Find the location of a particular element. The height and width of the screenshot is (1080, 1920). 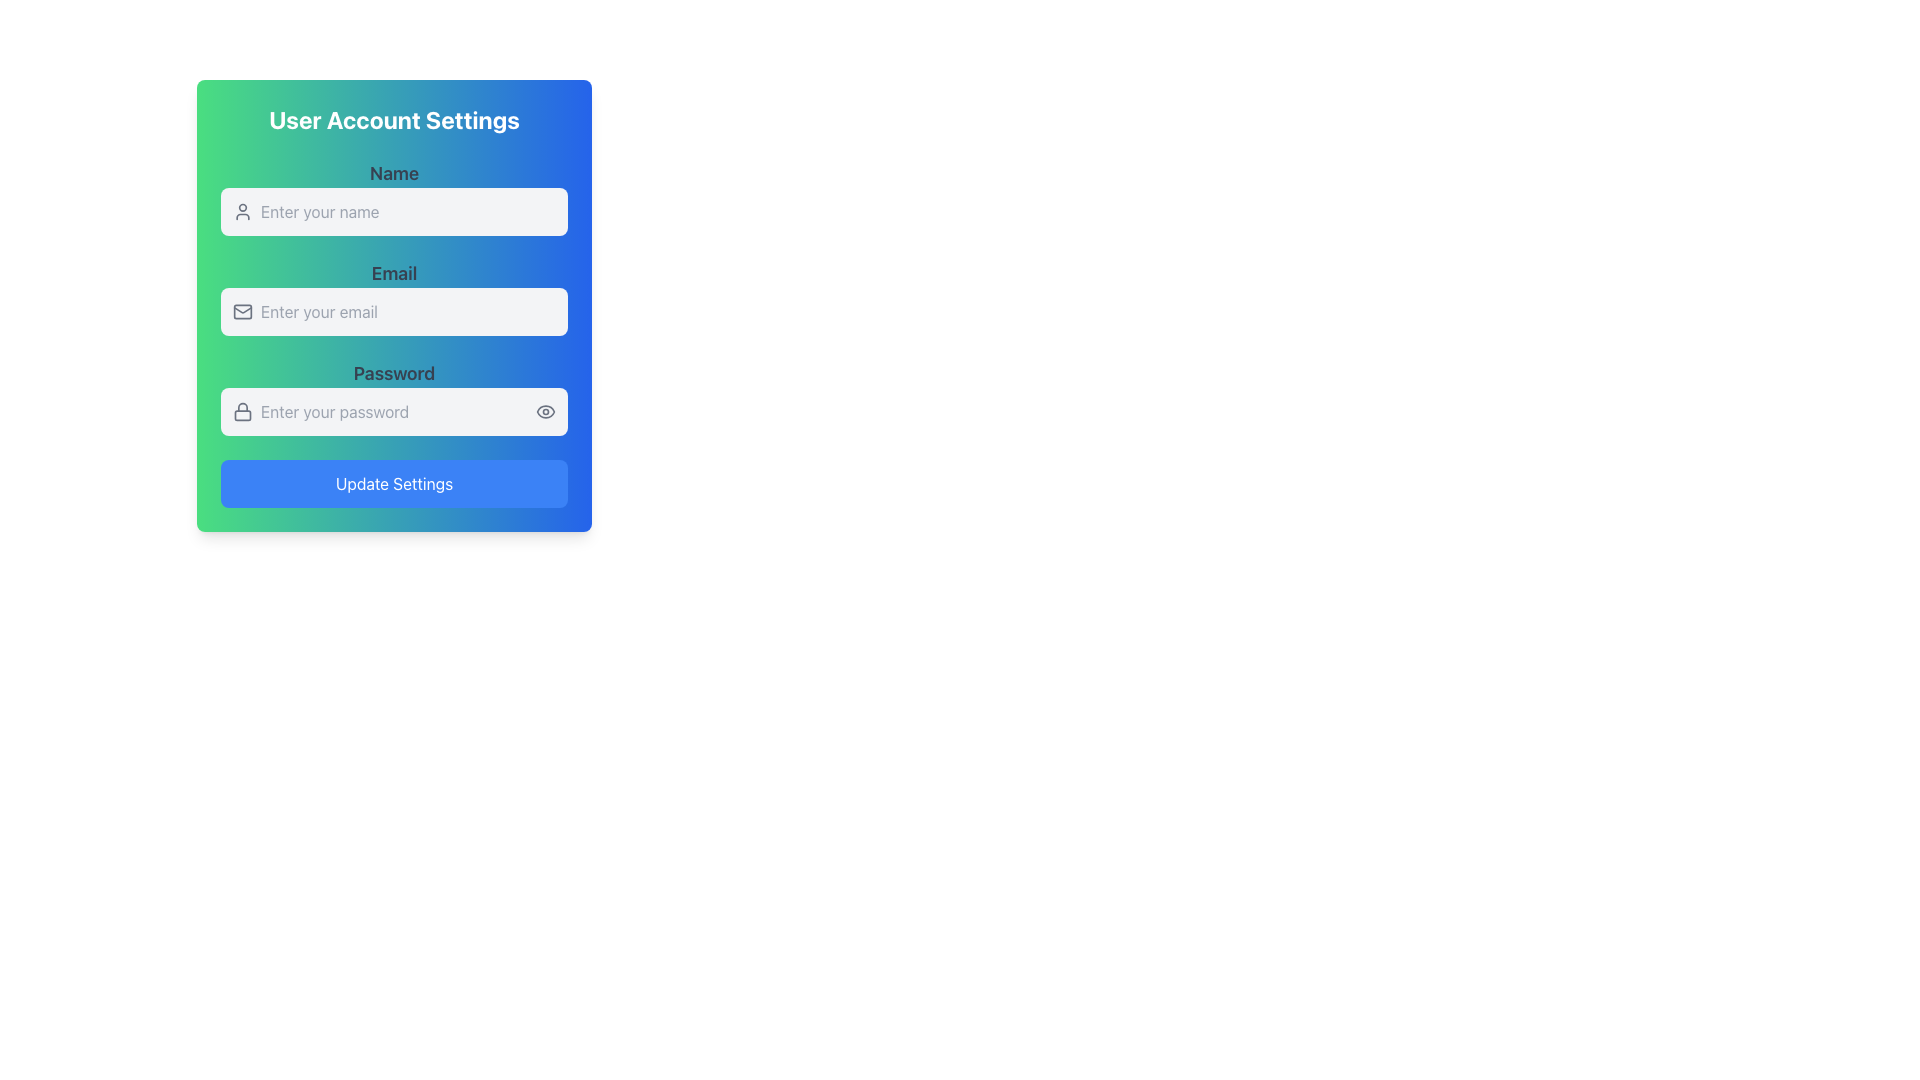

the 'Email' text label, which is styled in bold and dark gray, positioned above the email input field in the 'User Account Settings' section is located at coordinates (394, 273).